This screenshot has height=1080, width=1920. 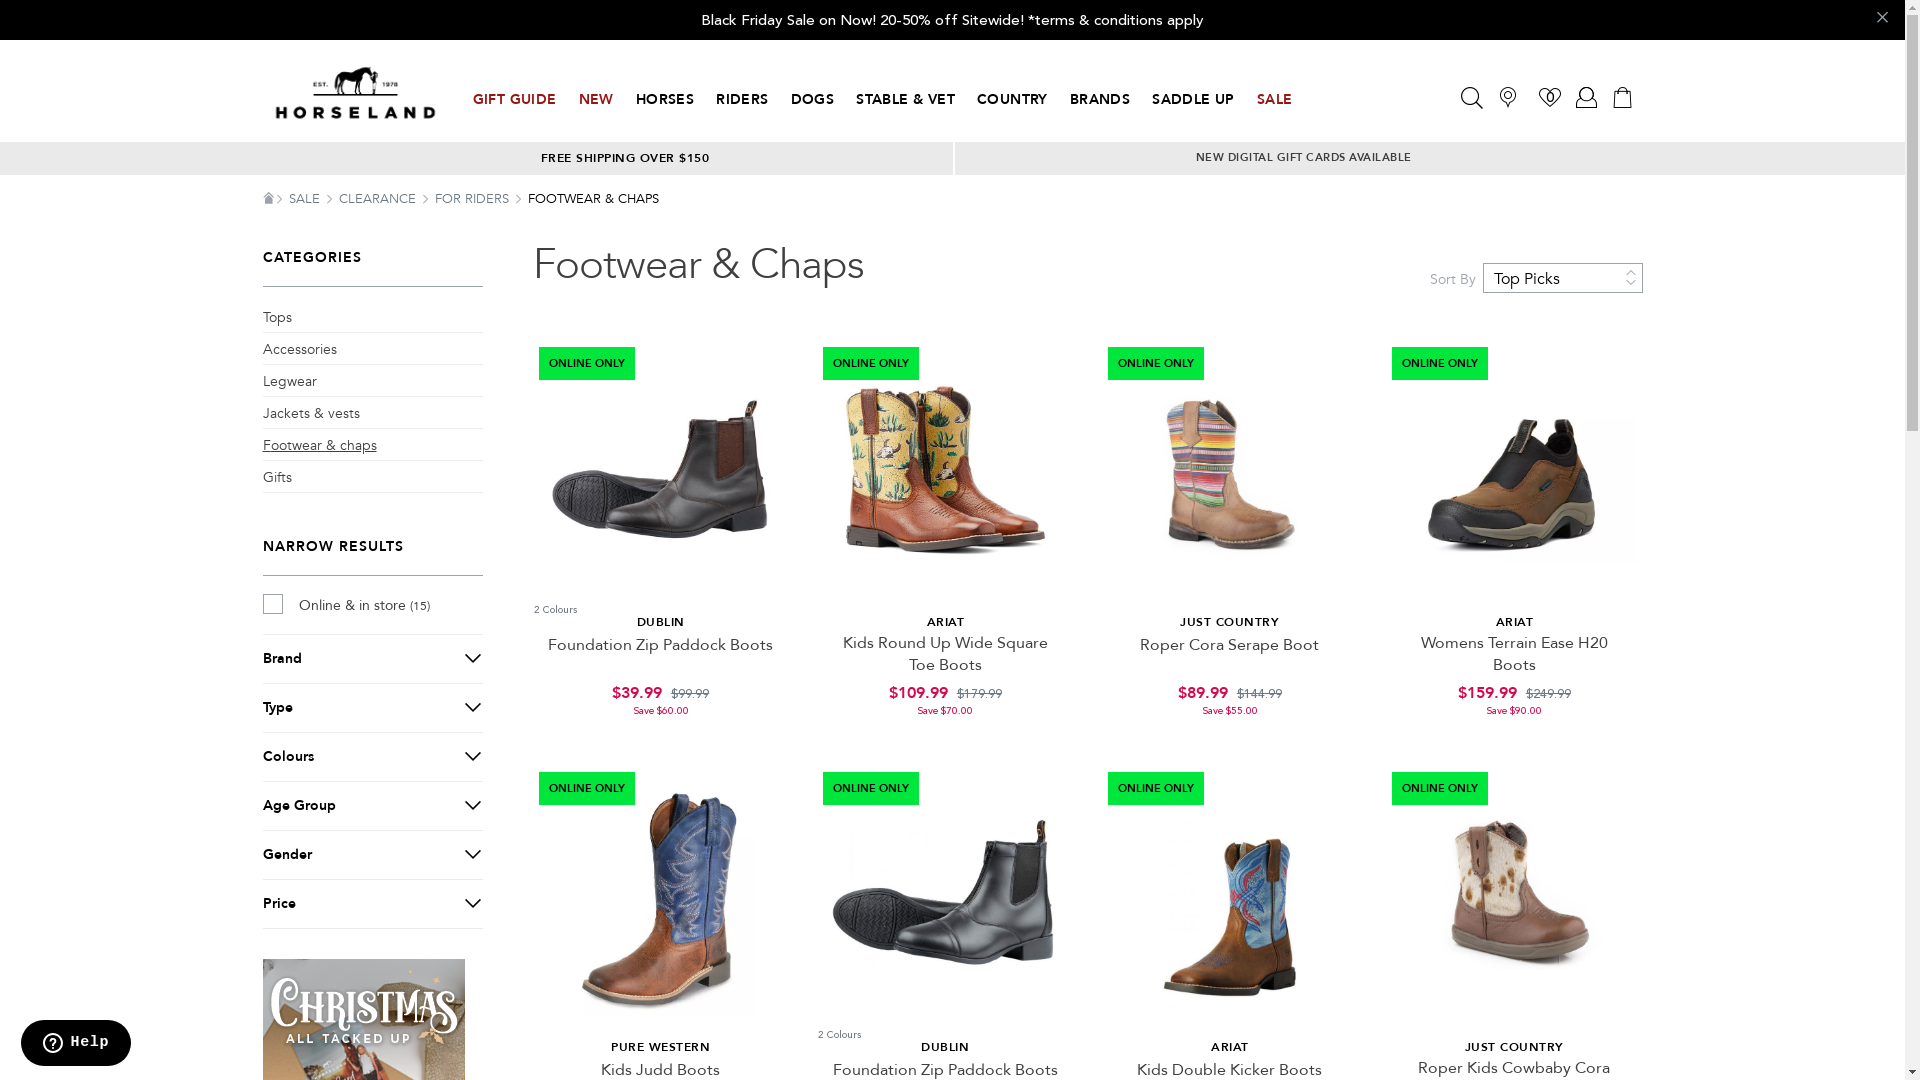 What do you see at coordinates (371, 937) in the screenshot?
I see `'$20 - $40'` at bounding box center [371, 937].